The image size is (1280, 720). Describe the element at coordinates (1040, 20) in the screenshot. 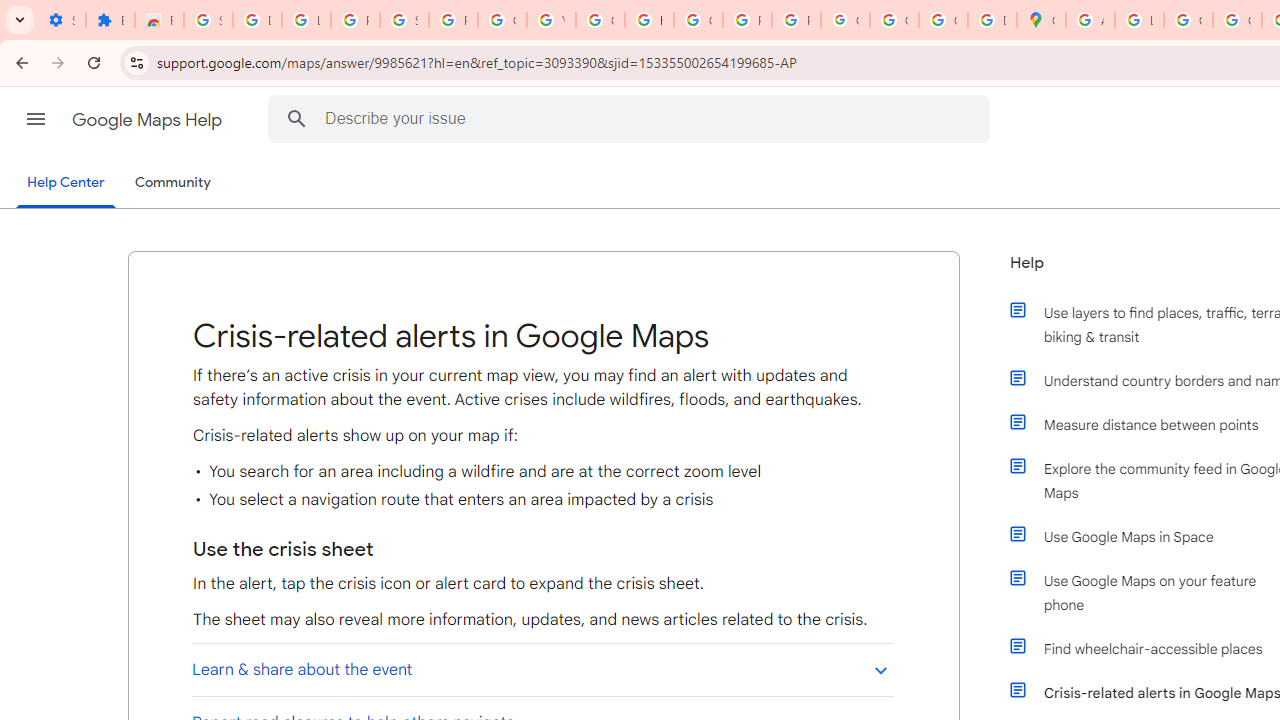

I see `'Google Maps'` at that location.